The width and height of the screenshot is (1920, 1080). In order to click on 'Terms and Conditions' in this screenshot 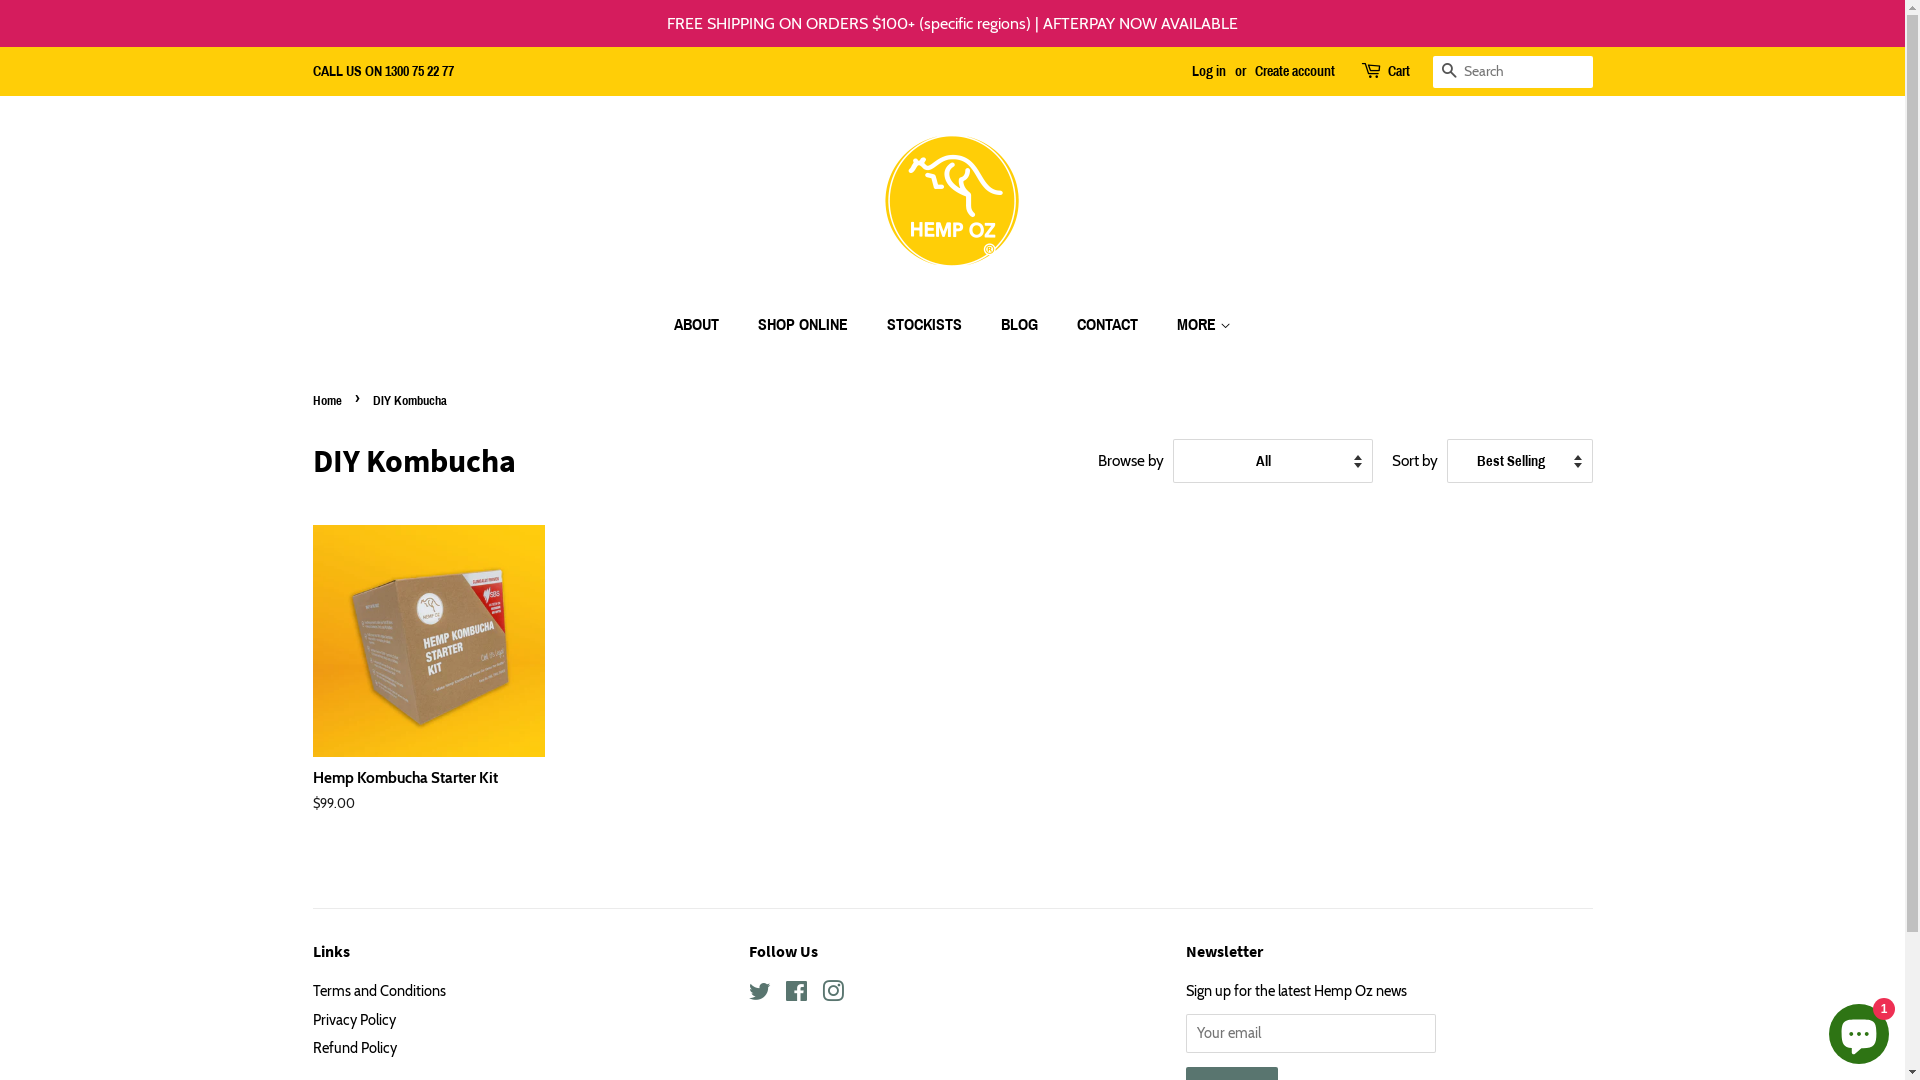, I will do `click(378, 991)`.